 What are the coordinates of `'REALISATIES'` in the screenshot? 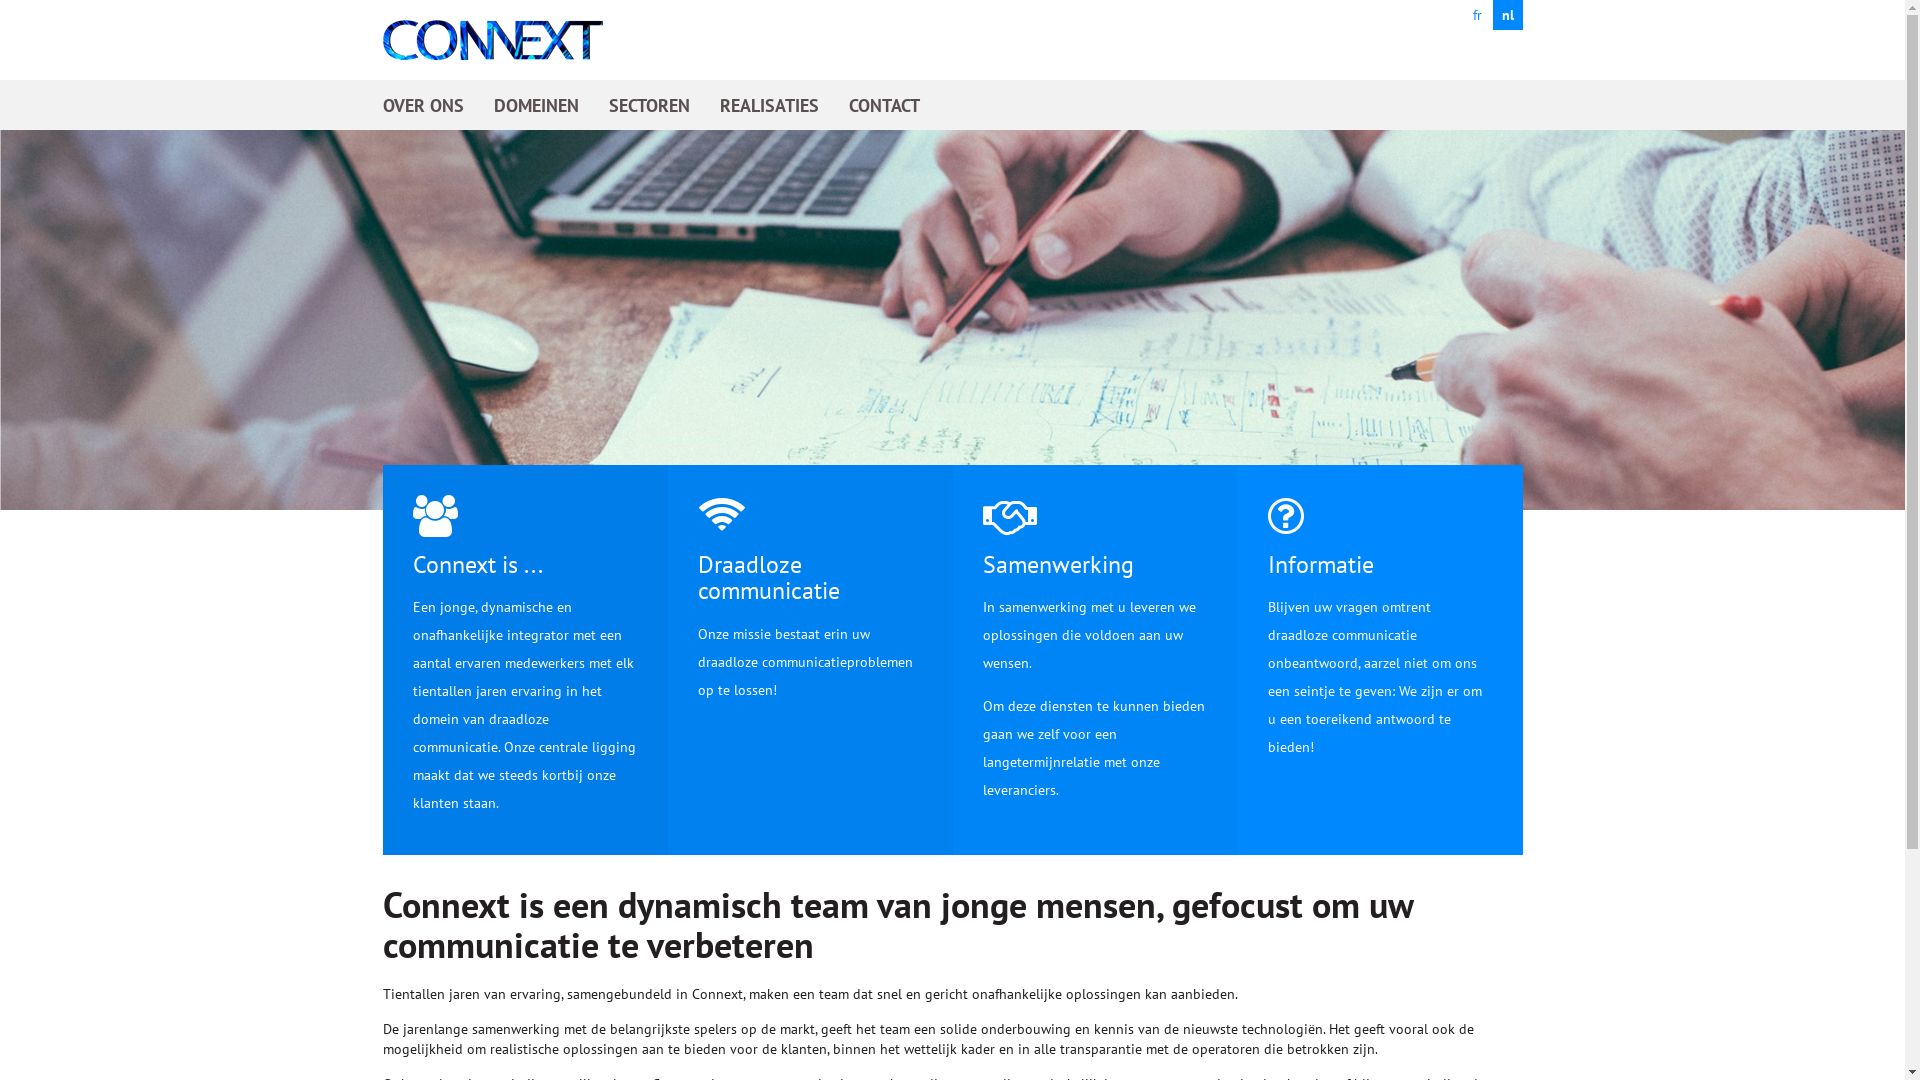 It's located at (720, 104).